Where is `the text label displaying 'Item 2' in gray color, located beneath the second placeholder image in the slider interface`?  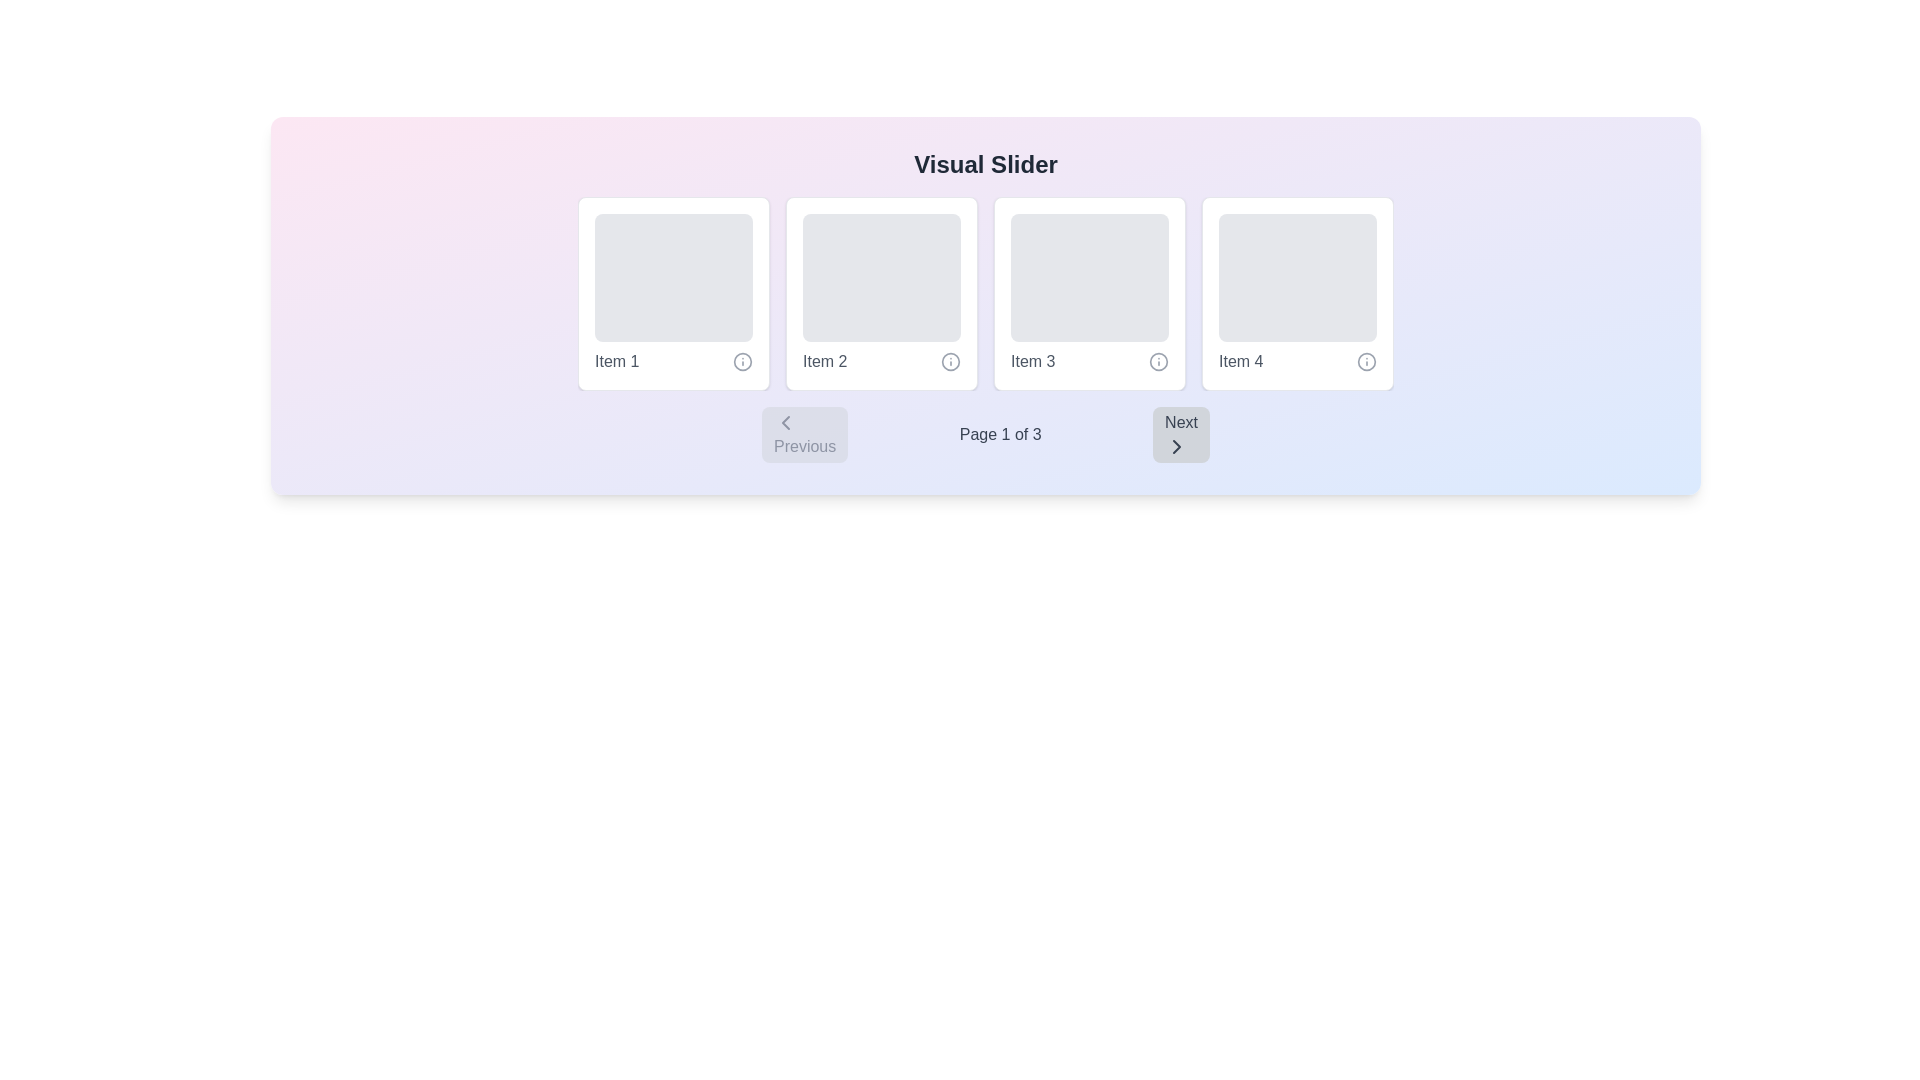 the text label displaying 'Item 2' in gray color, located beneath the second placeholder image in the slider interface is located at coordinates (825, 362).